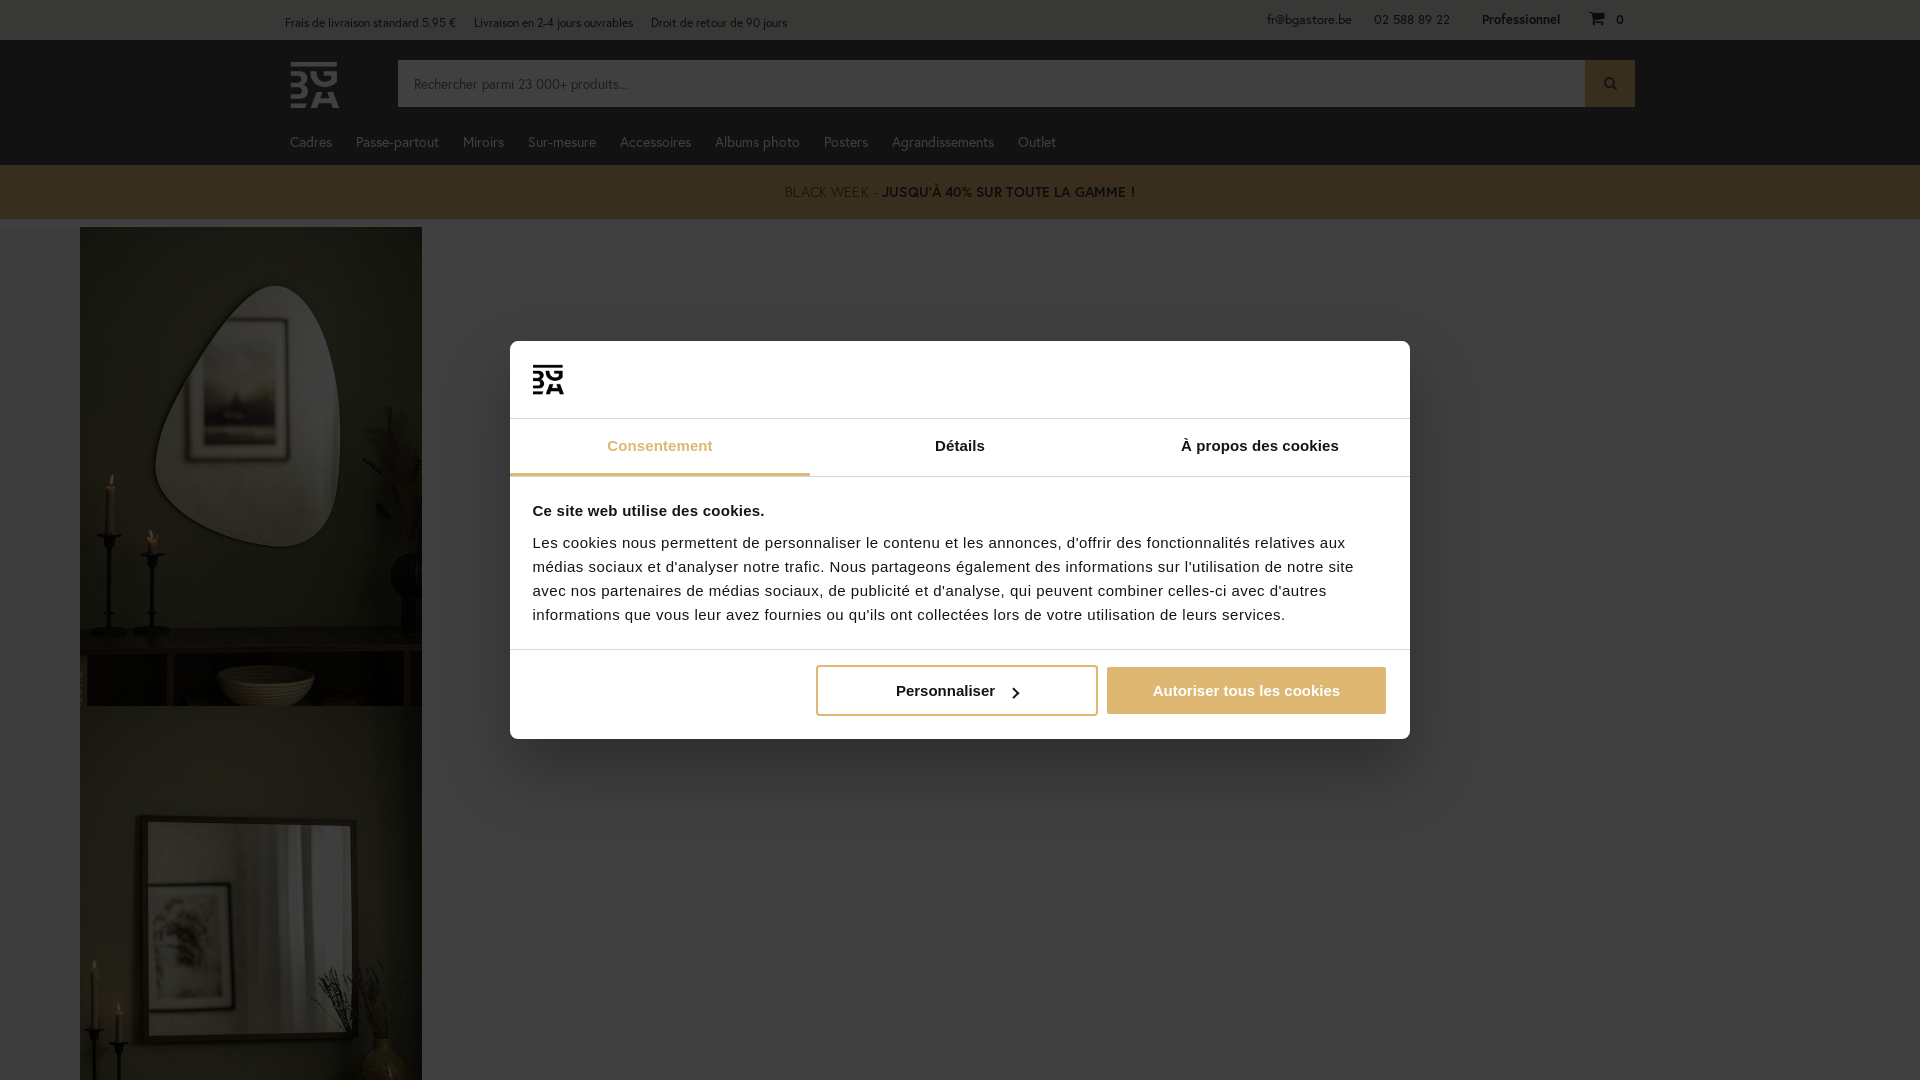 This screenshot has width=1920, height=1080. I want to click on 'fr@bgastore.be', so click(1309, 19).